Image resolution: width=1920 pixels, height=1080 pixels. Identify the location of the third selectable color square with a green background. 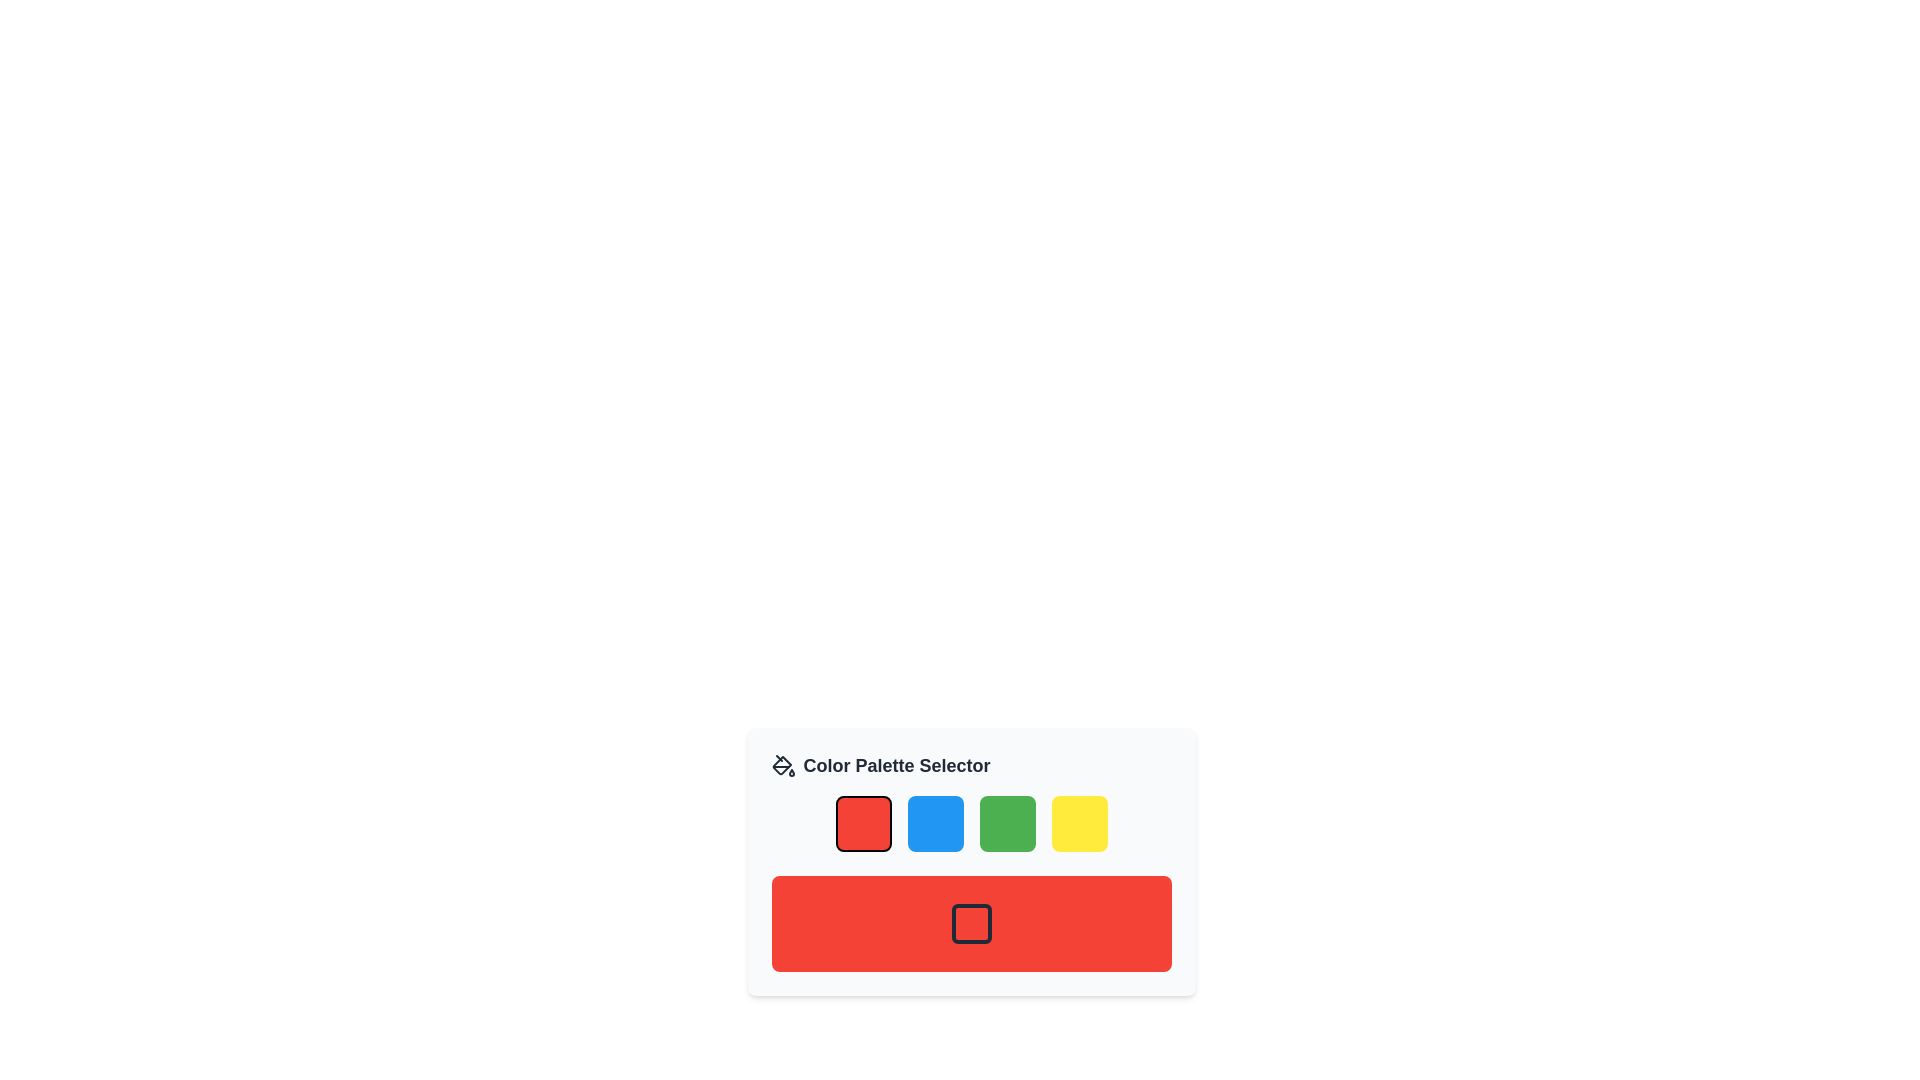
(1007, 824).